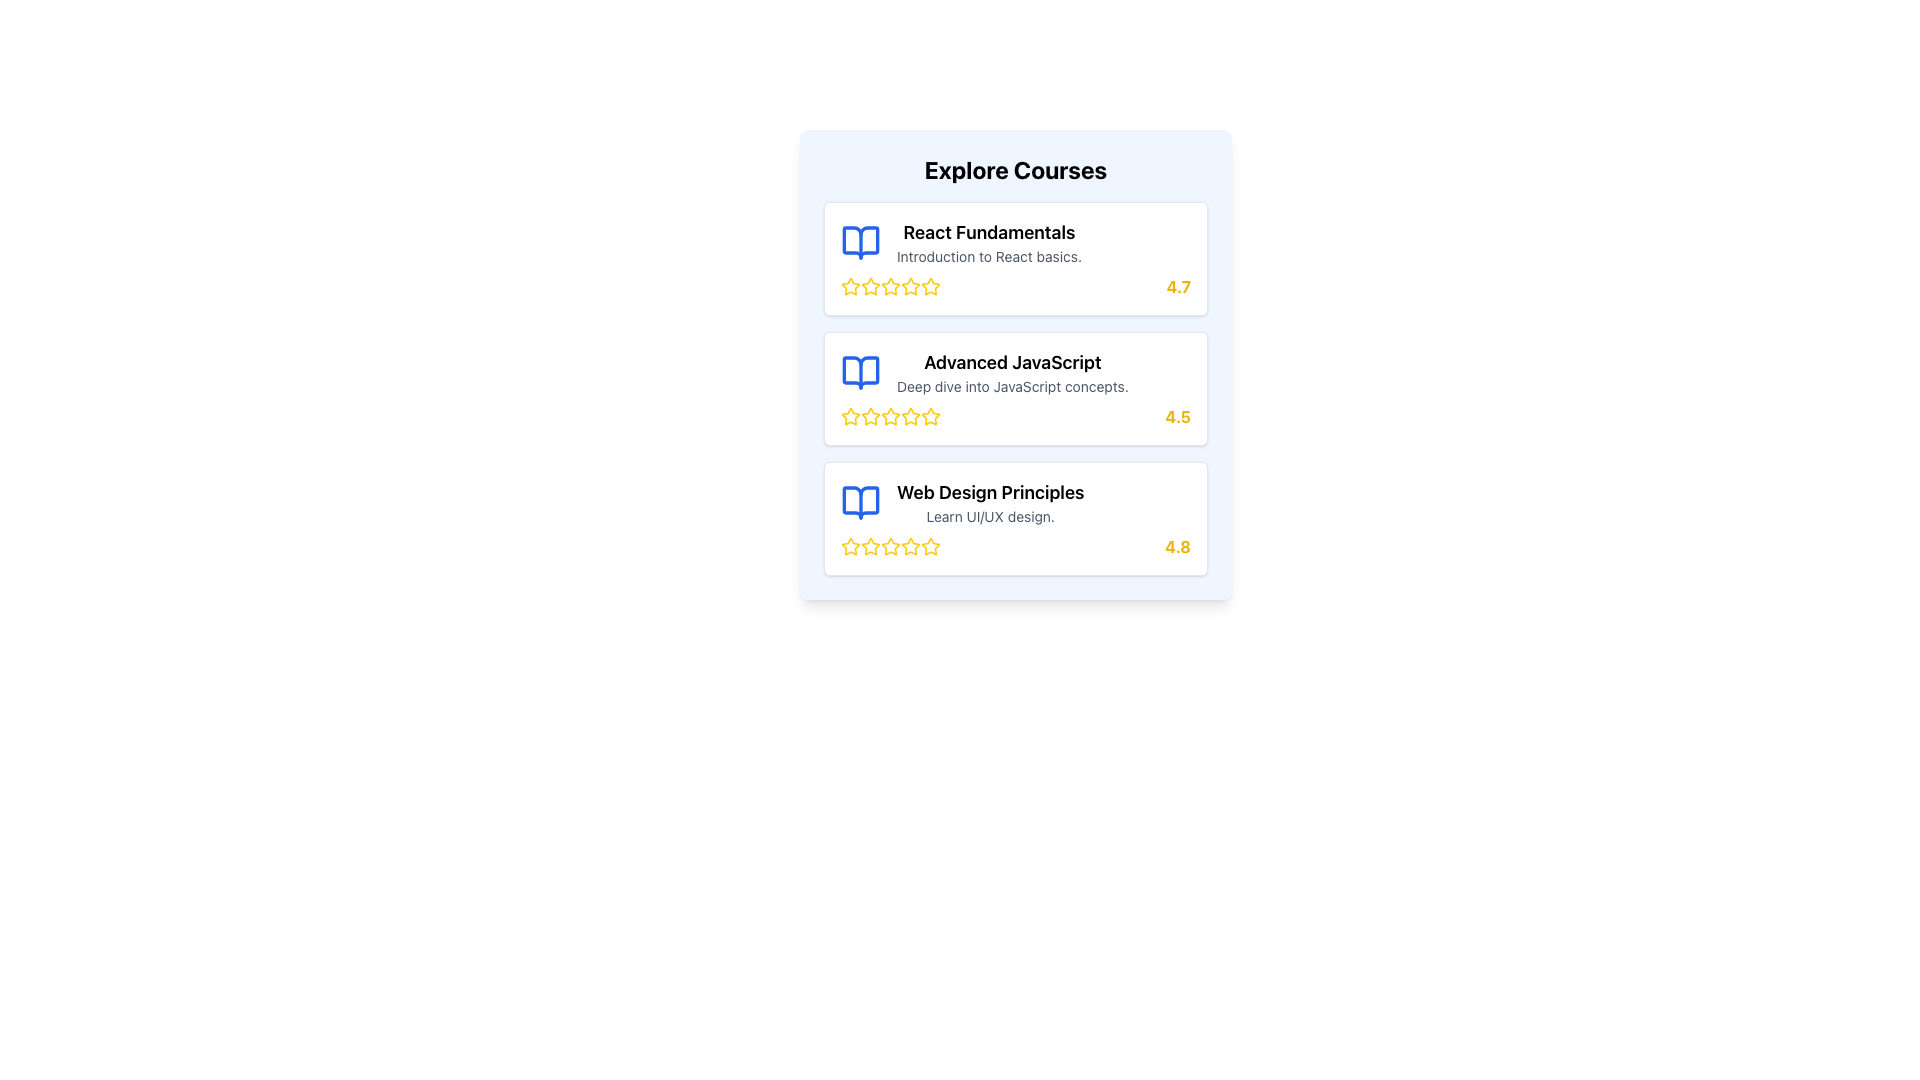 Image resolution: width=1920 pixels, height=1080 pixels. Describe the element at coordinates (890, 547) in the screenshot. I see `the sixth rating star icon with a yellow outline in the 'Web Design Principles' course rating section` at that location.